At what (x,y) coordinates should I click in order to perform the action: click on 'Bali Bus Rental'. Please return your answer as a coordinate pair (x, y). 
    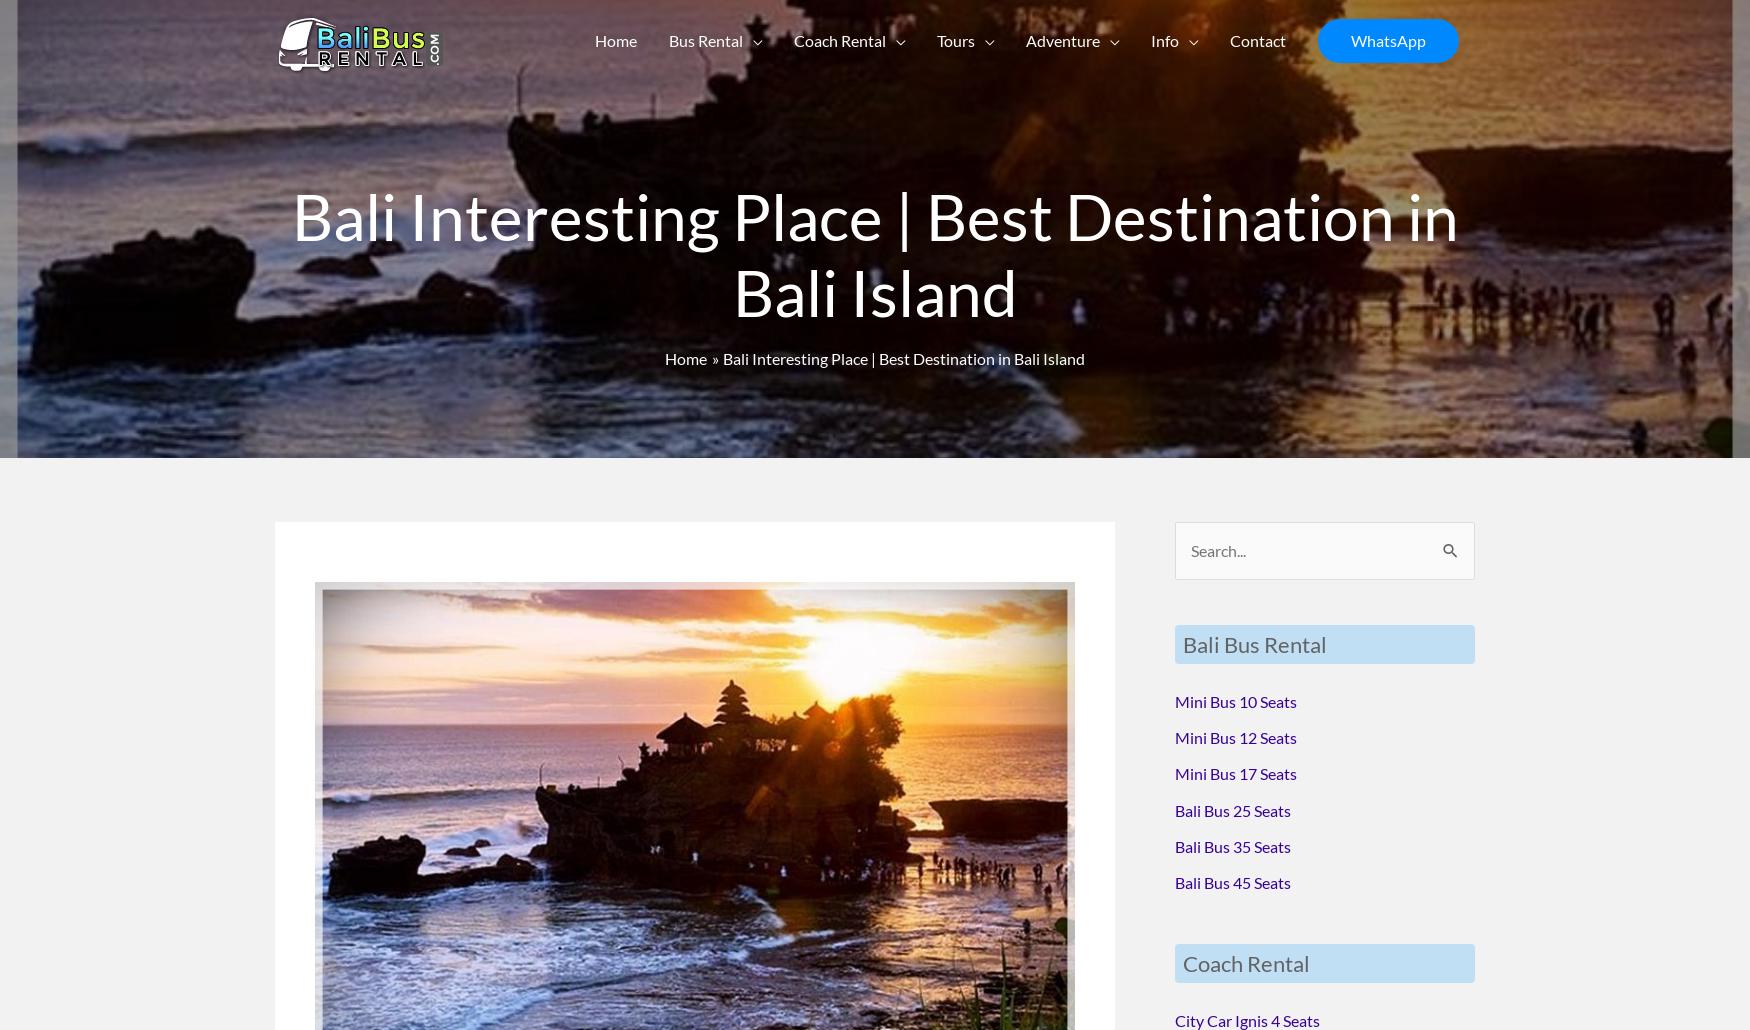
    Looking at the image, I should click on (1253, 643).